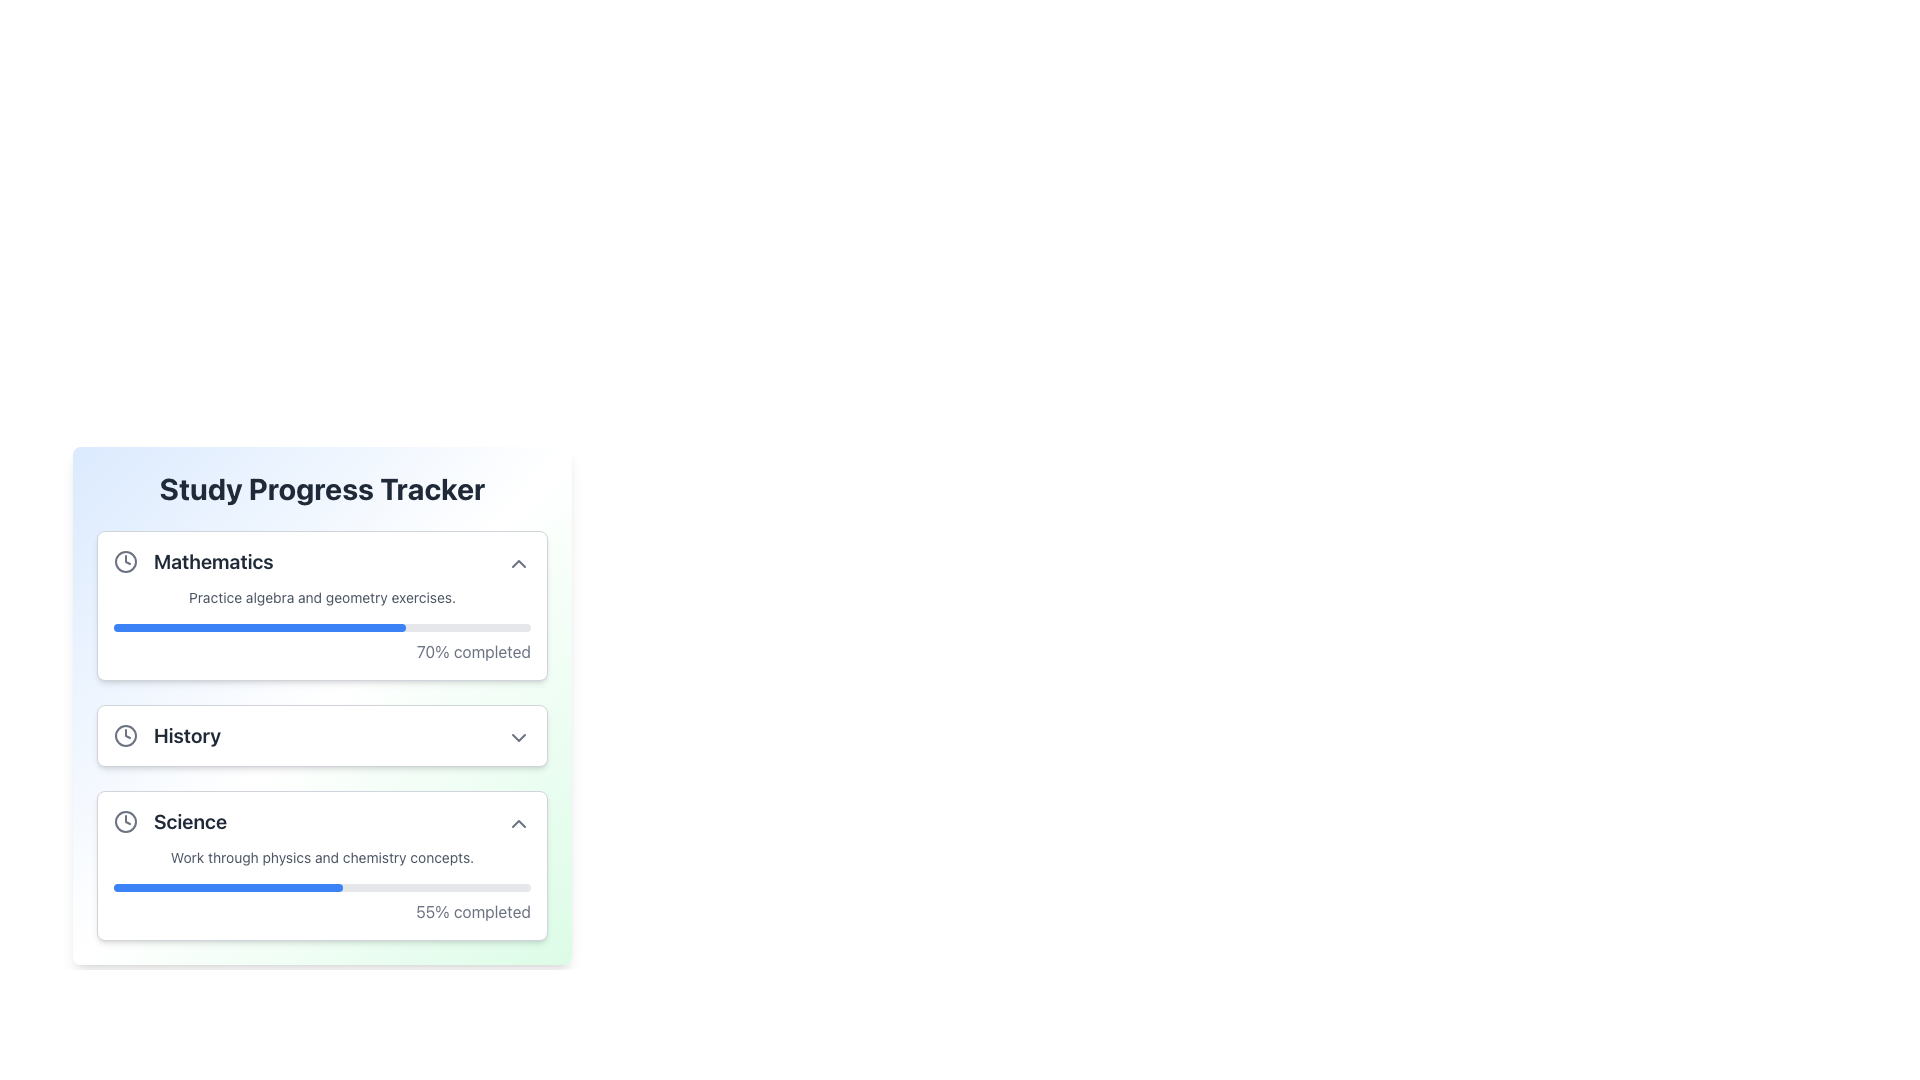 The width and height of the screenshot is (1920, 1080). I want to click on text label that informs users about the specific tasks or objectives associated with the 'Science' progress section, positioned above the progress bar in the 'Study Progress Tracker' interface, so click(322, 856).